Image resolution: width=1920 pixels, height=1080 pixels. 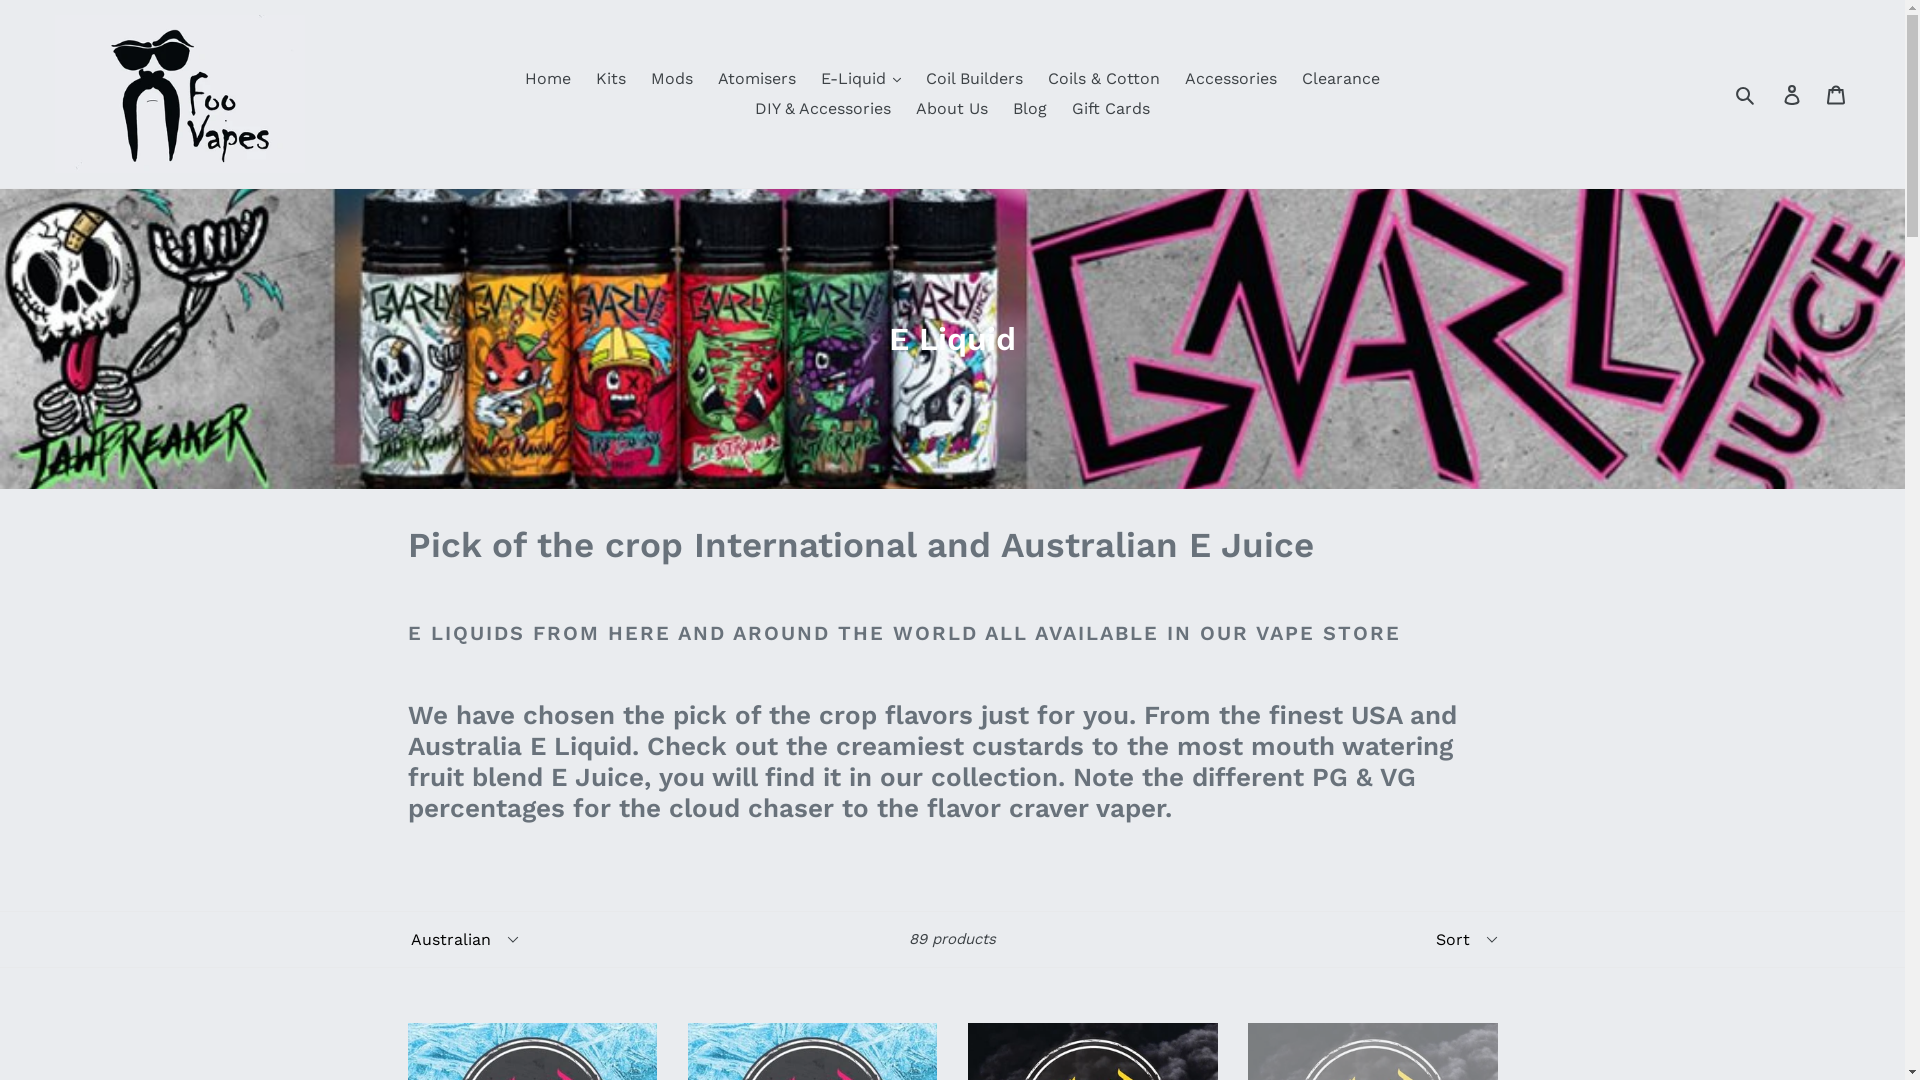 I want to click on 'Gift Cards', so click(x=1109, y=108).